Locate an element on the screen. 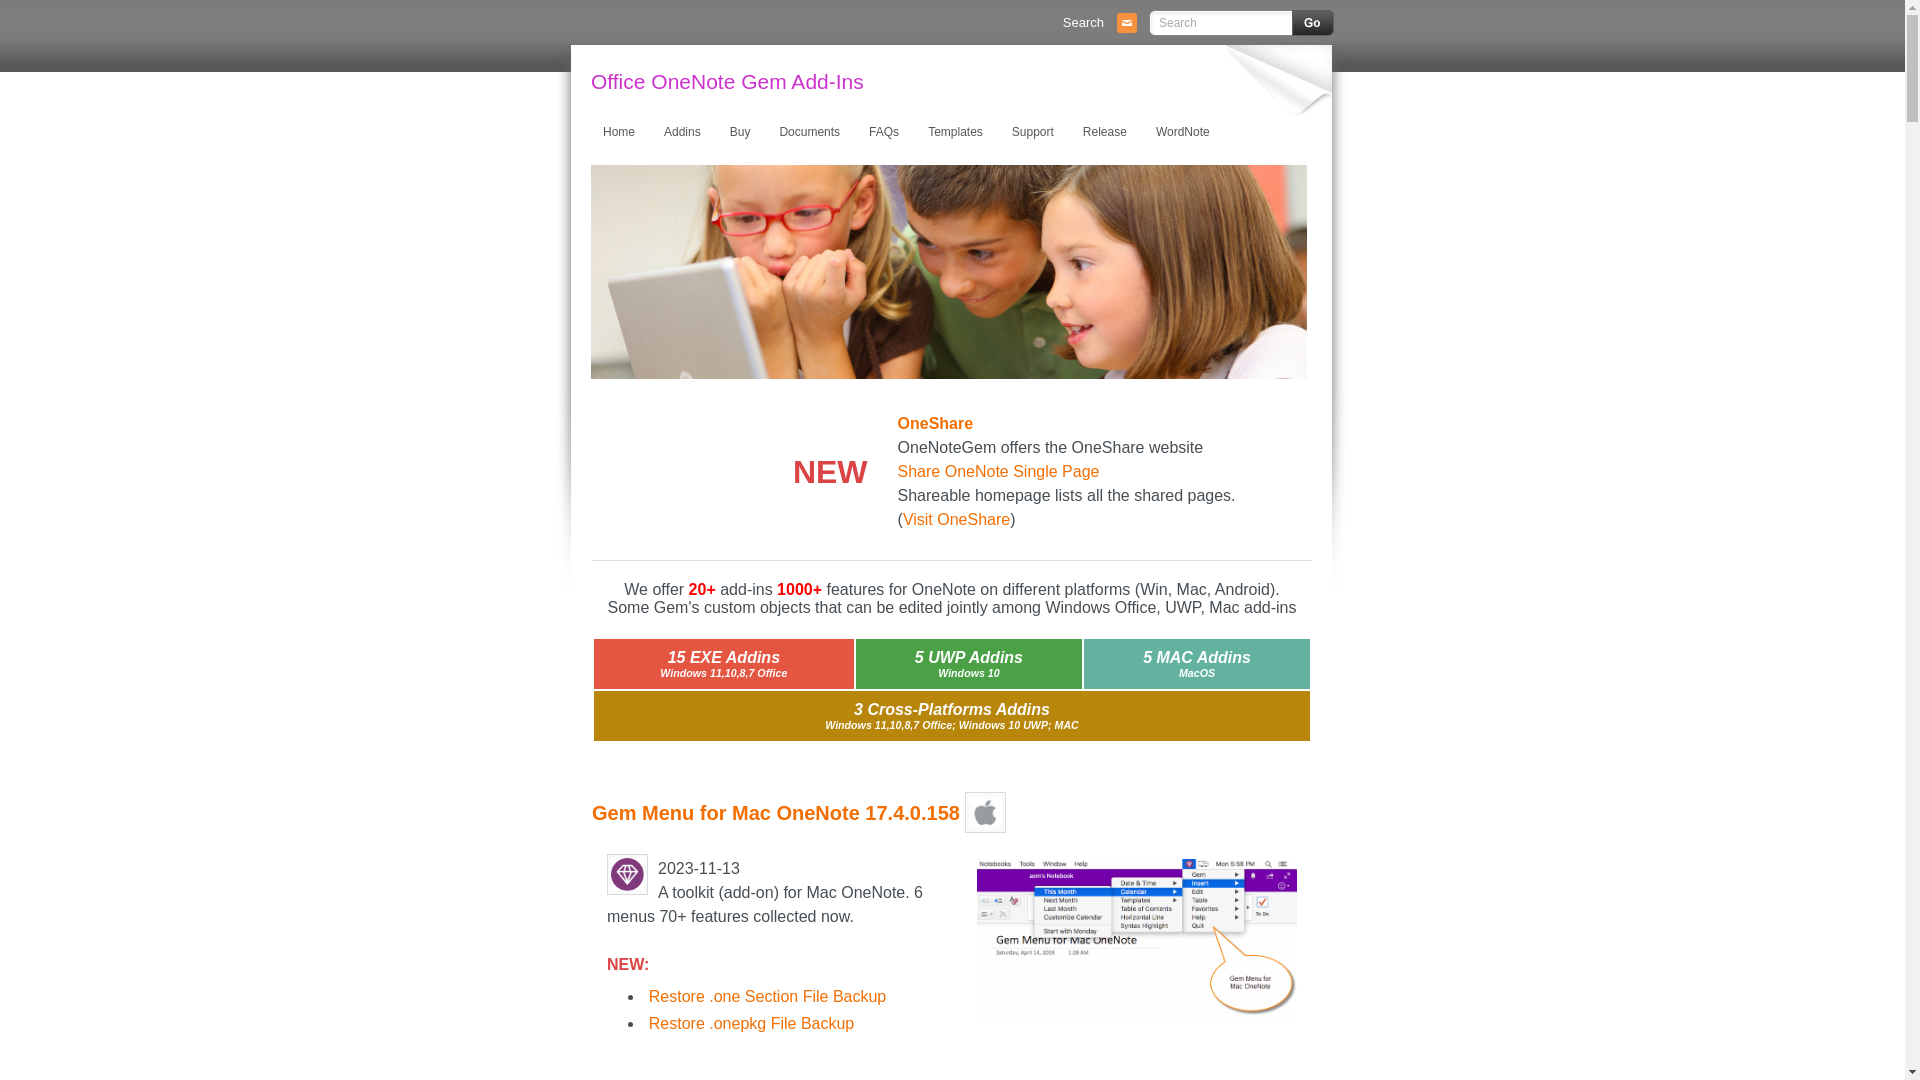 The height and width of the screenshot is (1080, 1920). 'OneShare' is located at coordinates (935, 422).